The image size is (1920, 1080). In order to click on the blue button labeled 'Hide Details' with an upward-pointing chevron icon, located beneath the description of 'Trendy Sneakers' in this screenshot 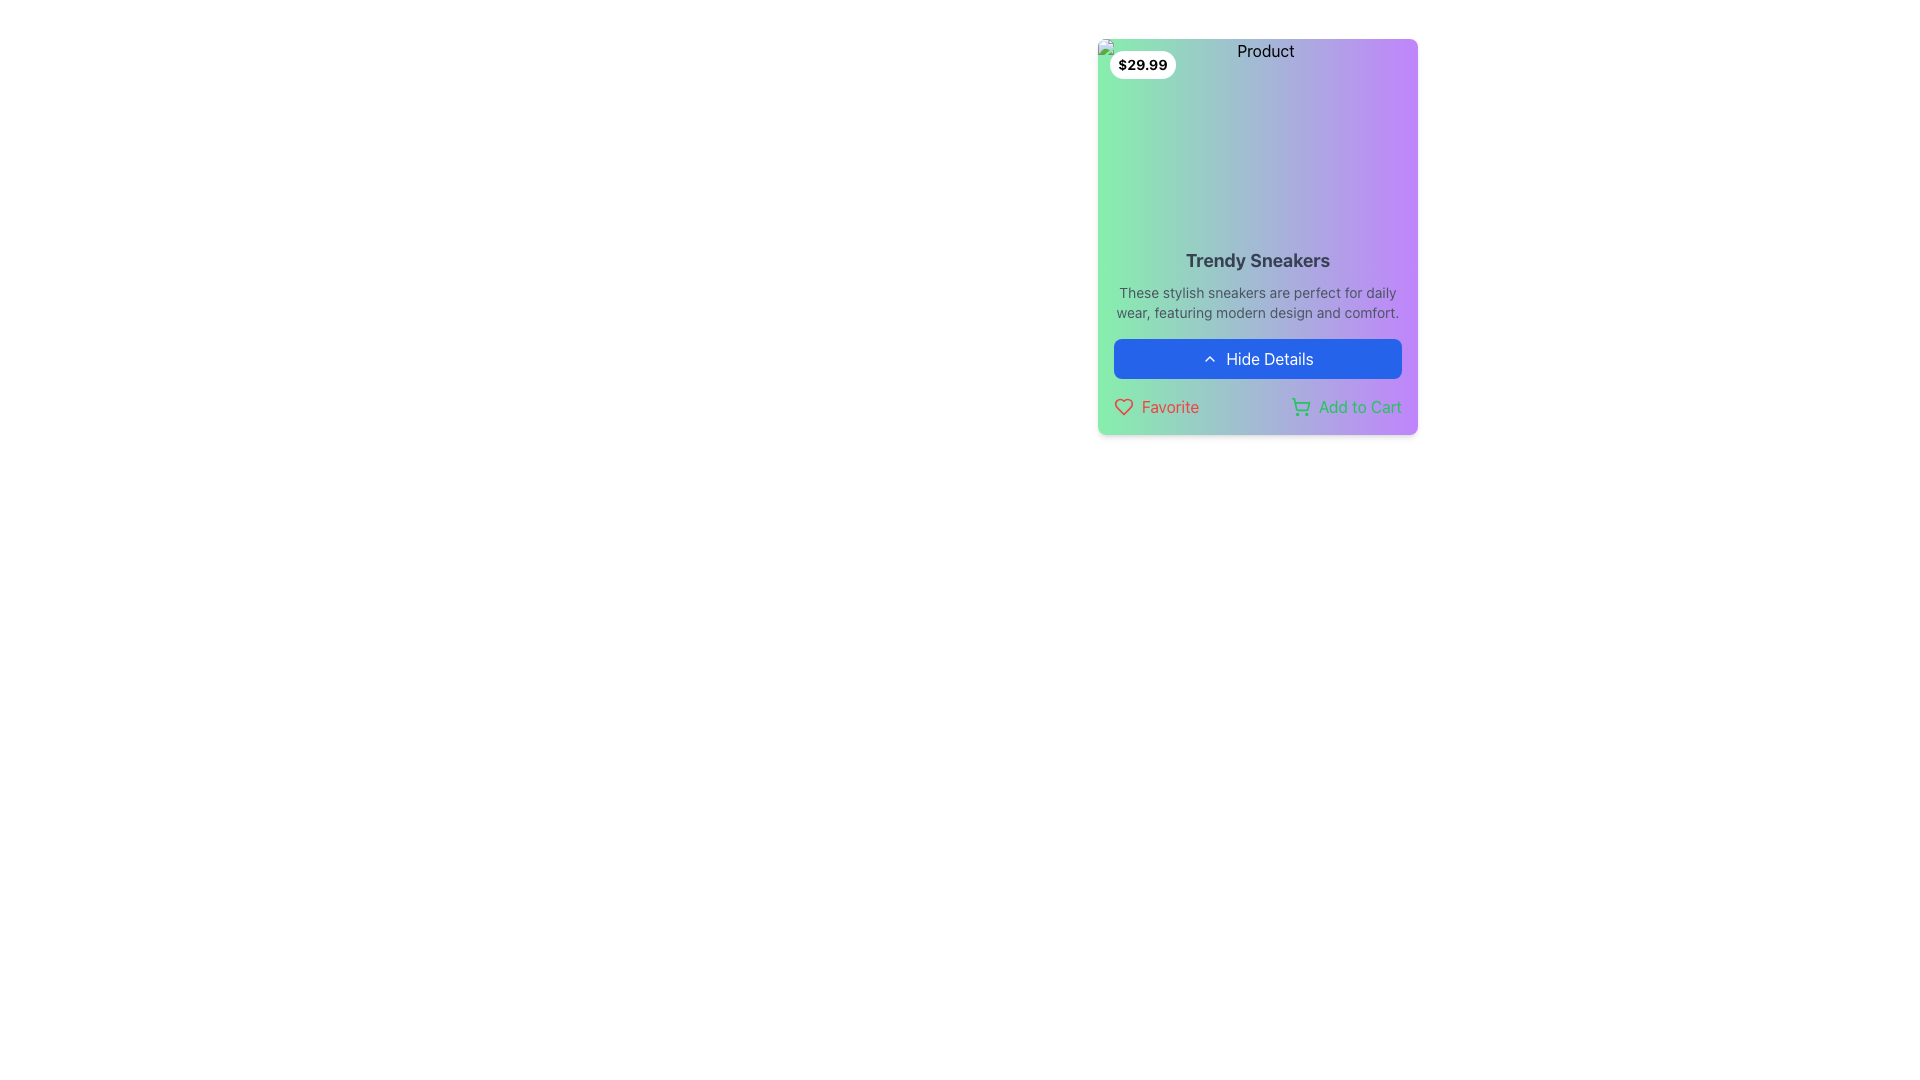, I will do `click(1256, 357)`.